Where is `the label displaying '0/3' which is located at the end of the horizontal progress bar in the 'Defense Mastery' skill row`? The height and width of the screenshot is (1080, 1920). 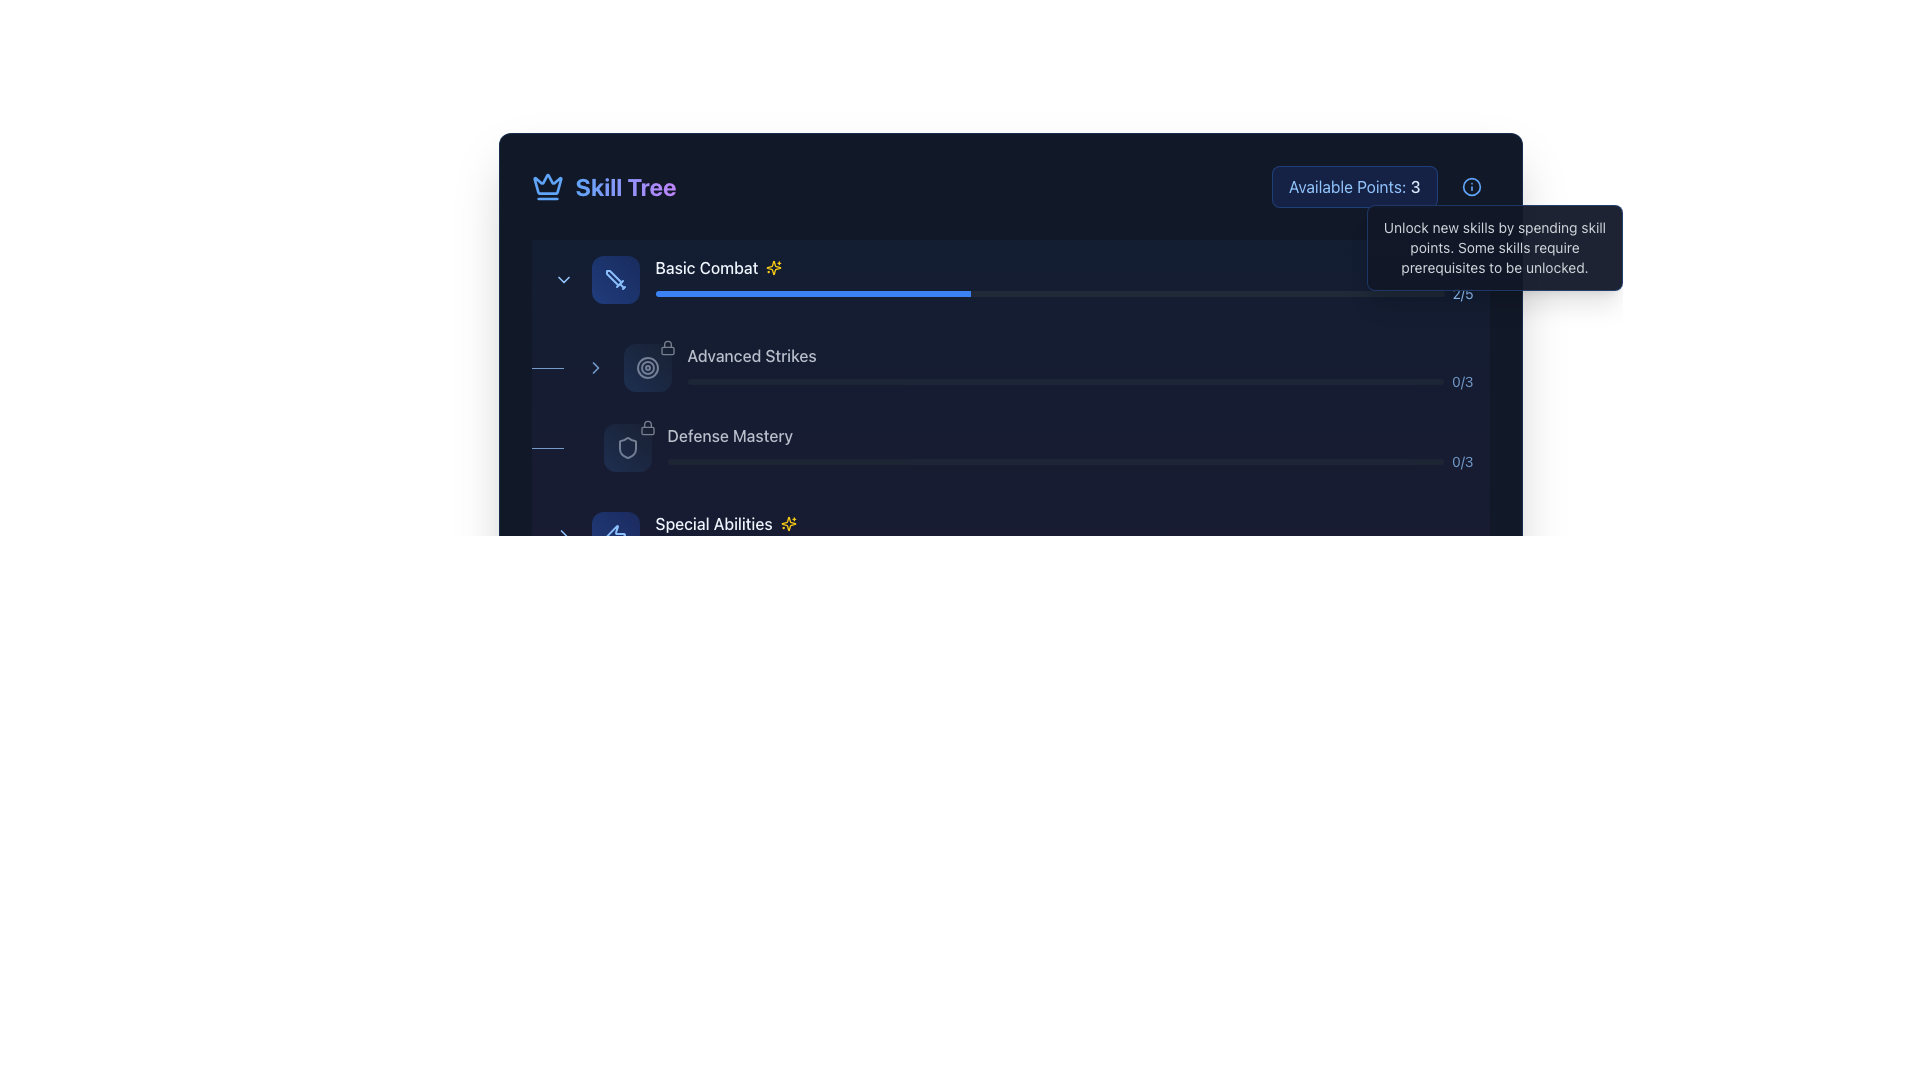 the label displaying '0/3' which is located at the end of the horizontal progress bar in the 'Defense Mastery' skill row is located at coordinates (1462, 381).